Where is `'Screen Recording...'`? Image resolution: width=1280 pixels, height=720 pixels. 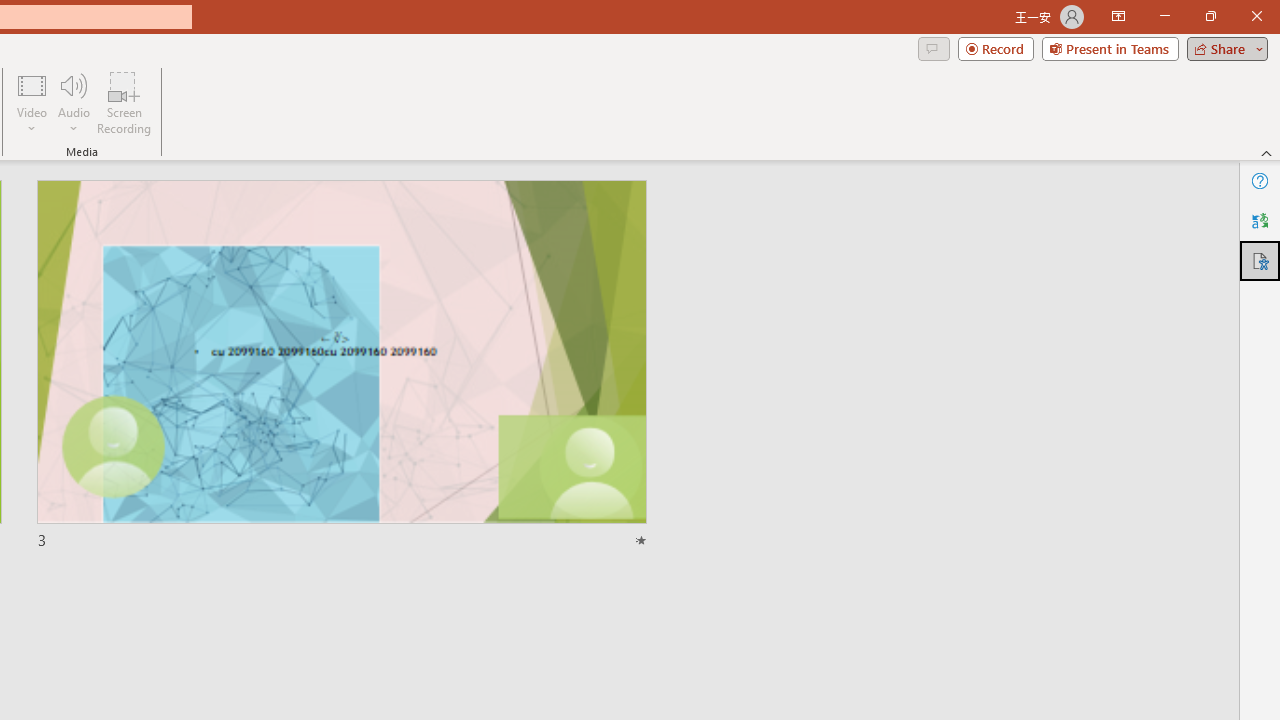
'Screen Recording...' is located at coordinates (123, 103).